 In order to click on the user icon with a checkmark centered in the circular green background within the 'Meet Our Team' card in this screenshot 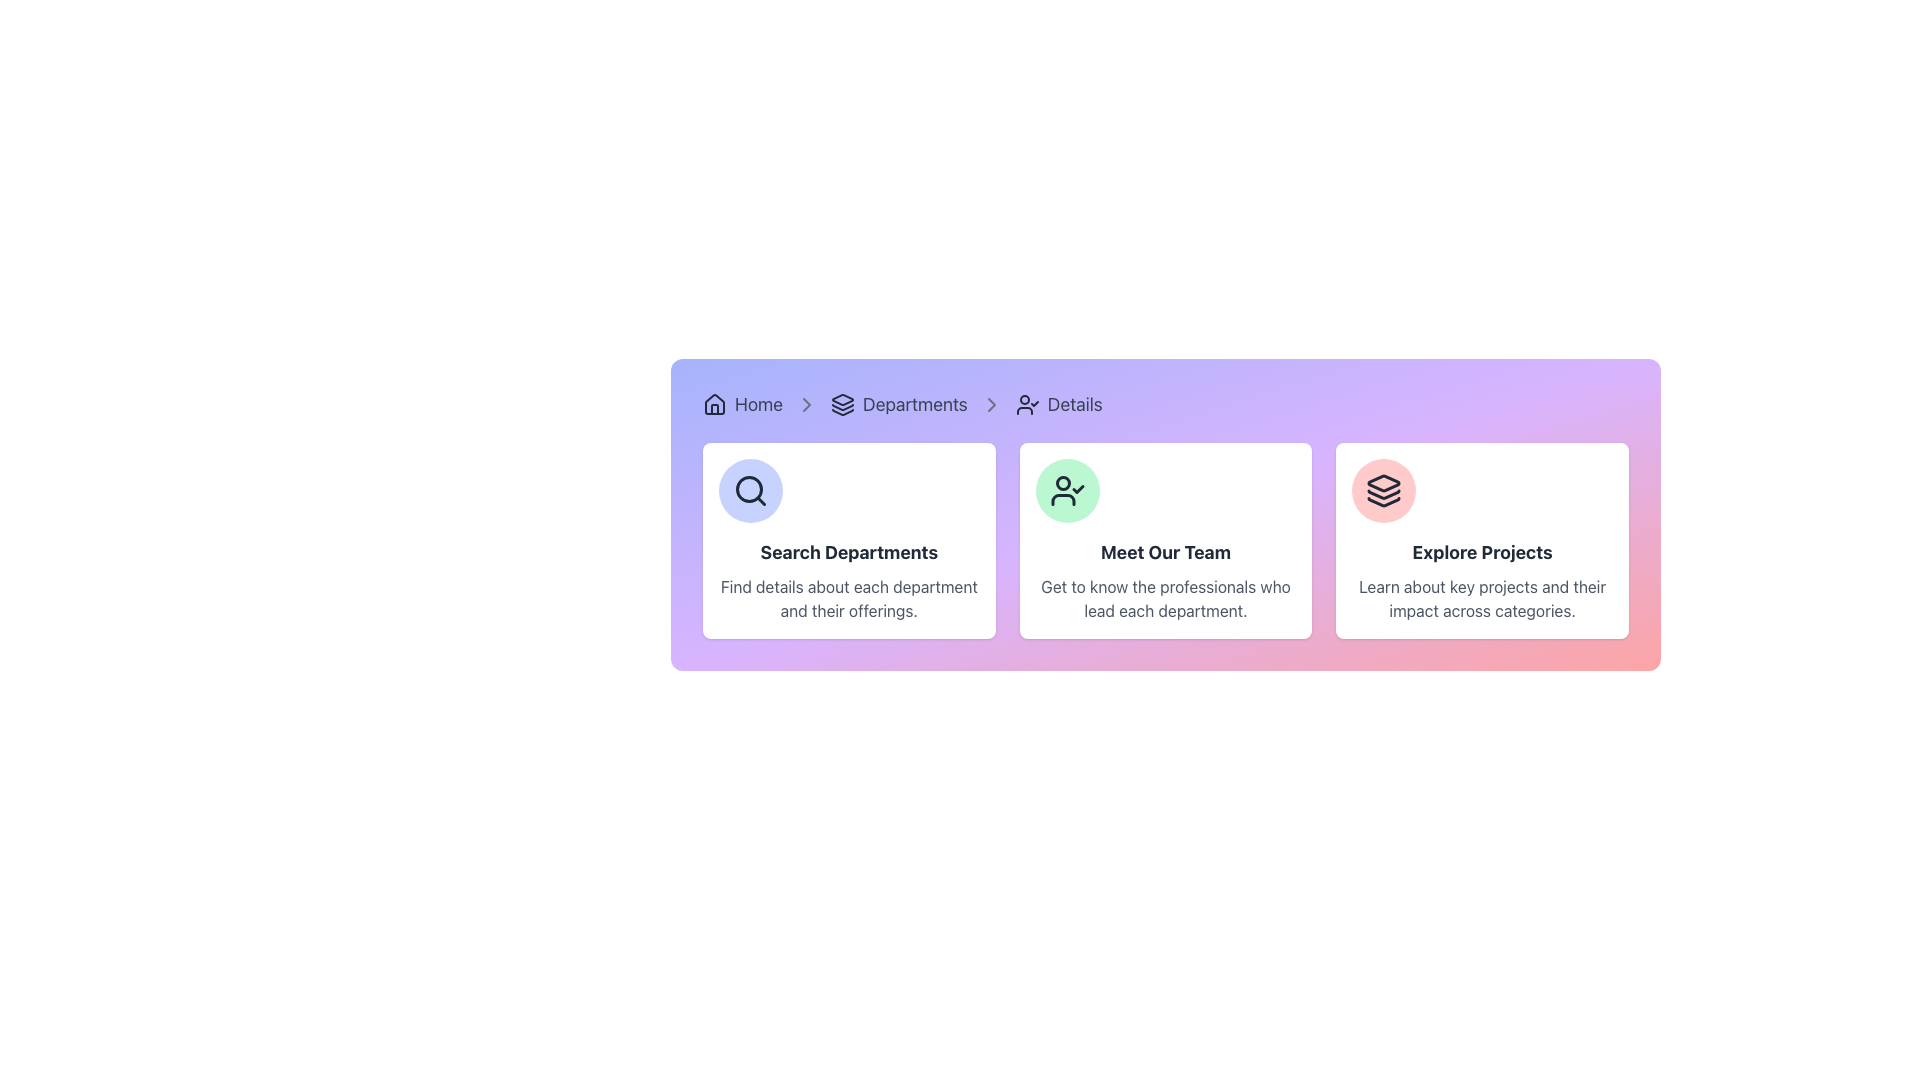, I will do `click(1066, 490)`.